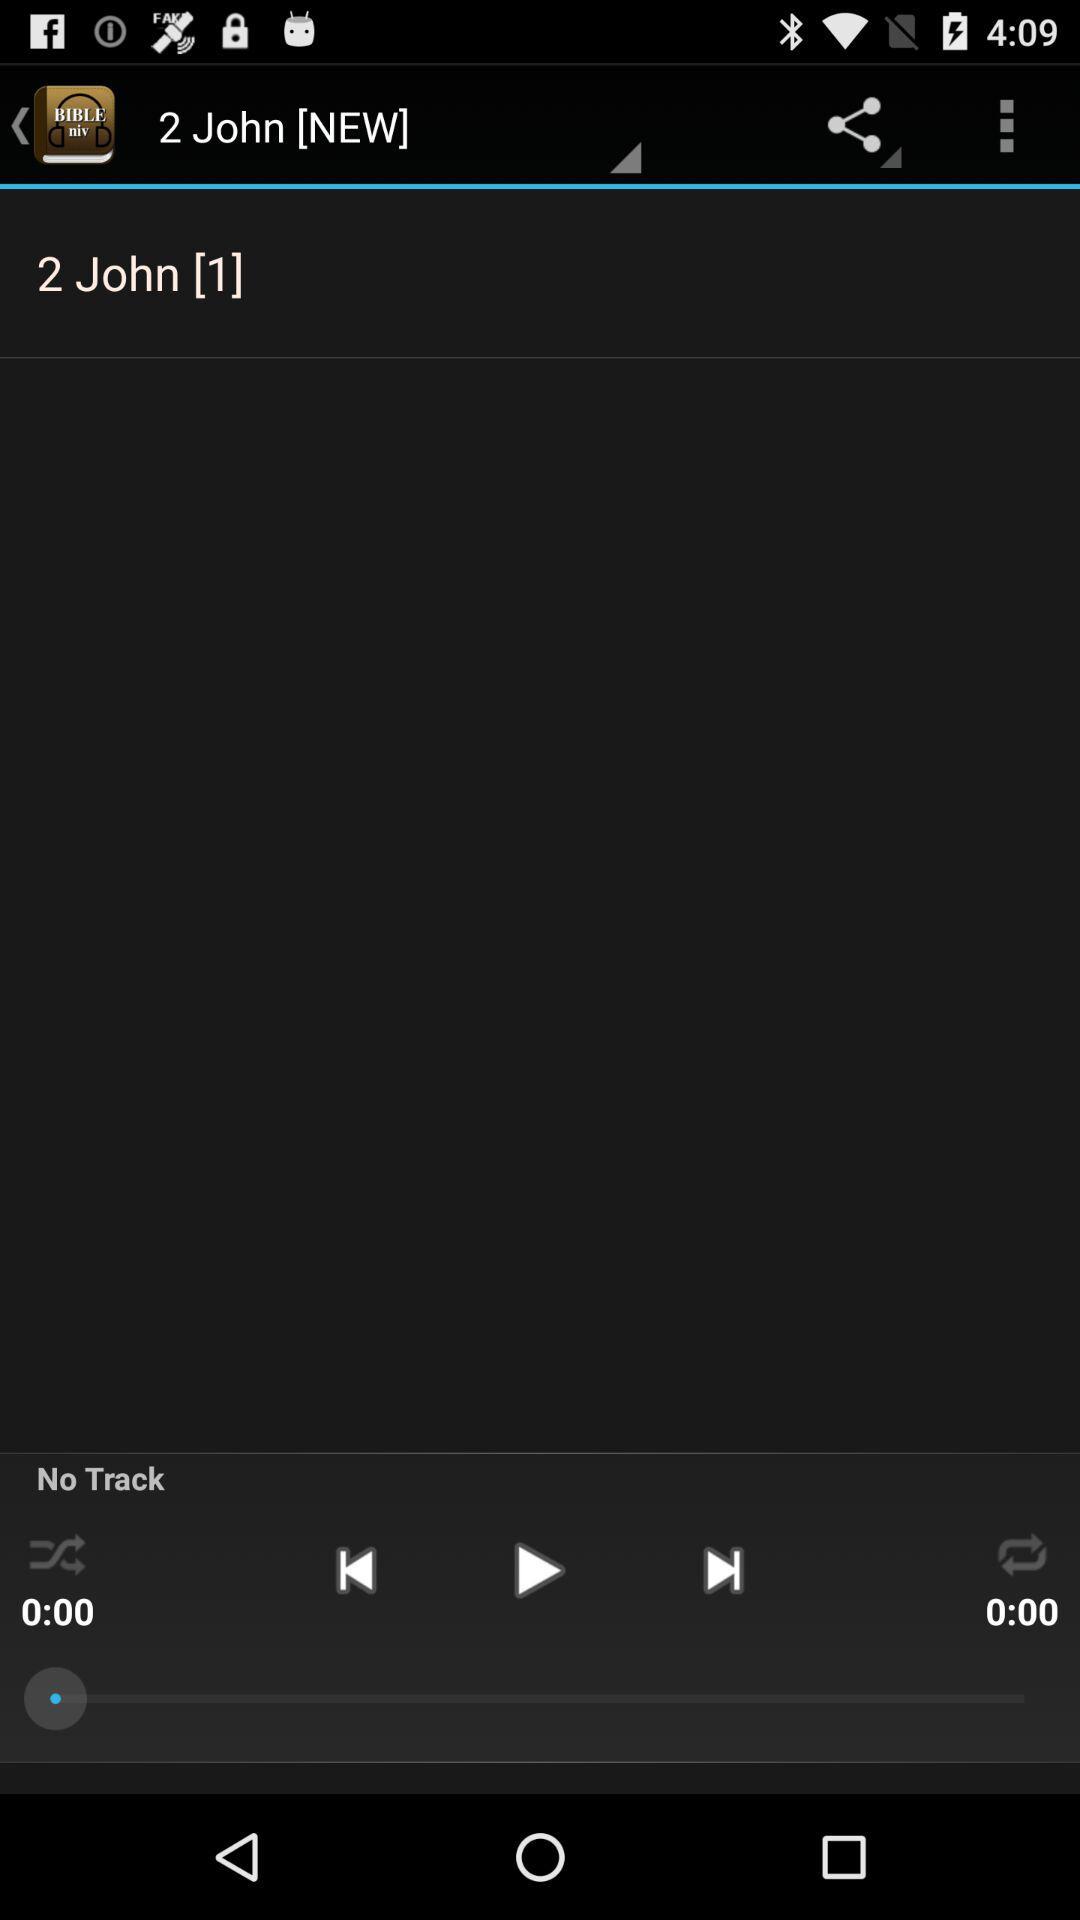 This screenshot has width=1080, height=1920. I want to click on the skip_next icon, so click(723, 1680).